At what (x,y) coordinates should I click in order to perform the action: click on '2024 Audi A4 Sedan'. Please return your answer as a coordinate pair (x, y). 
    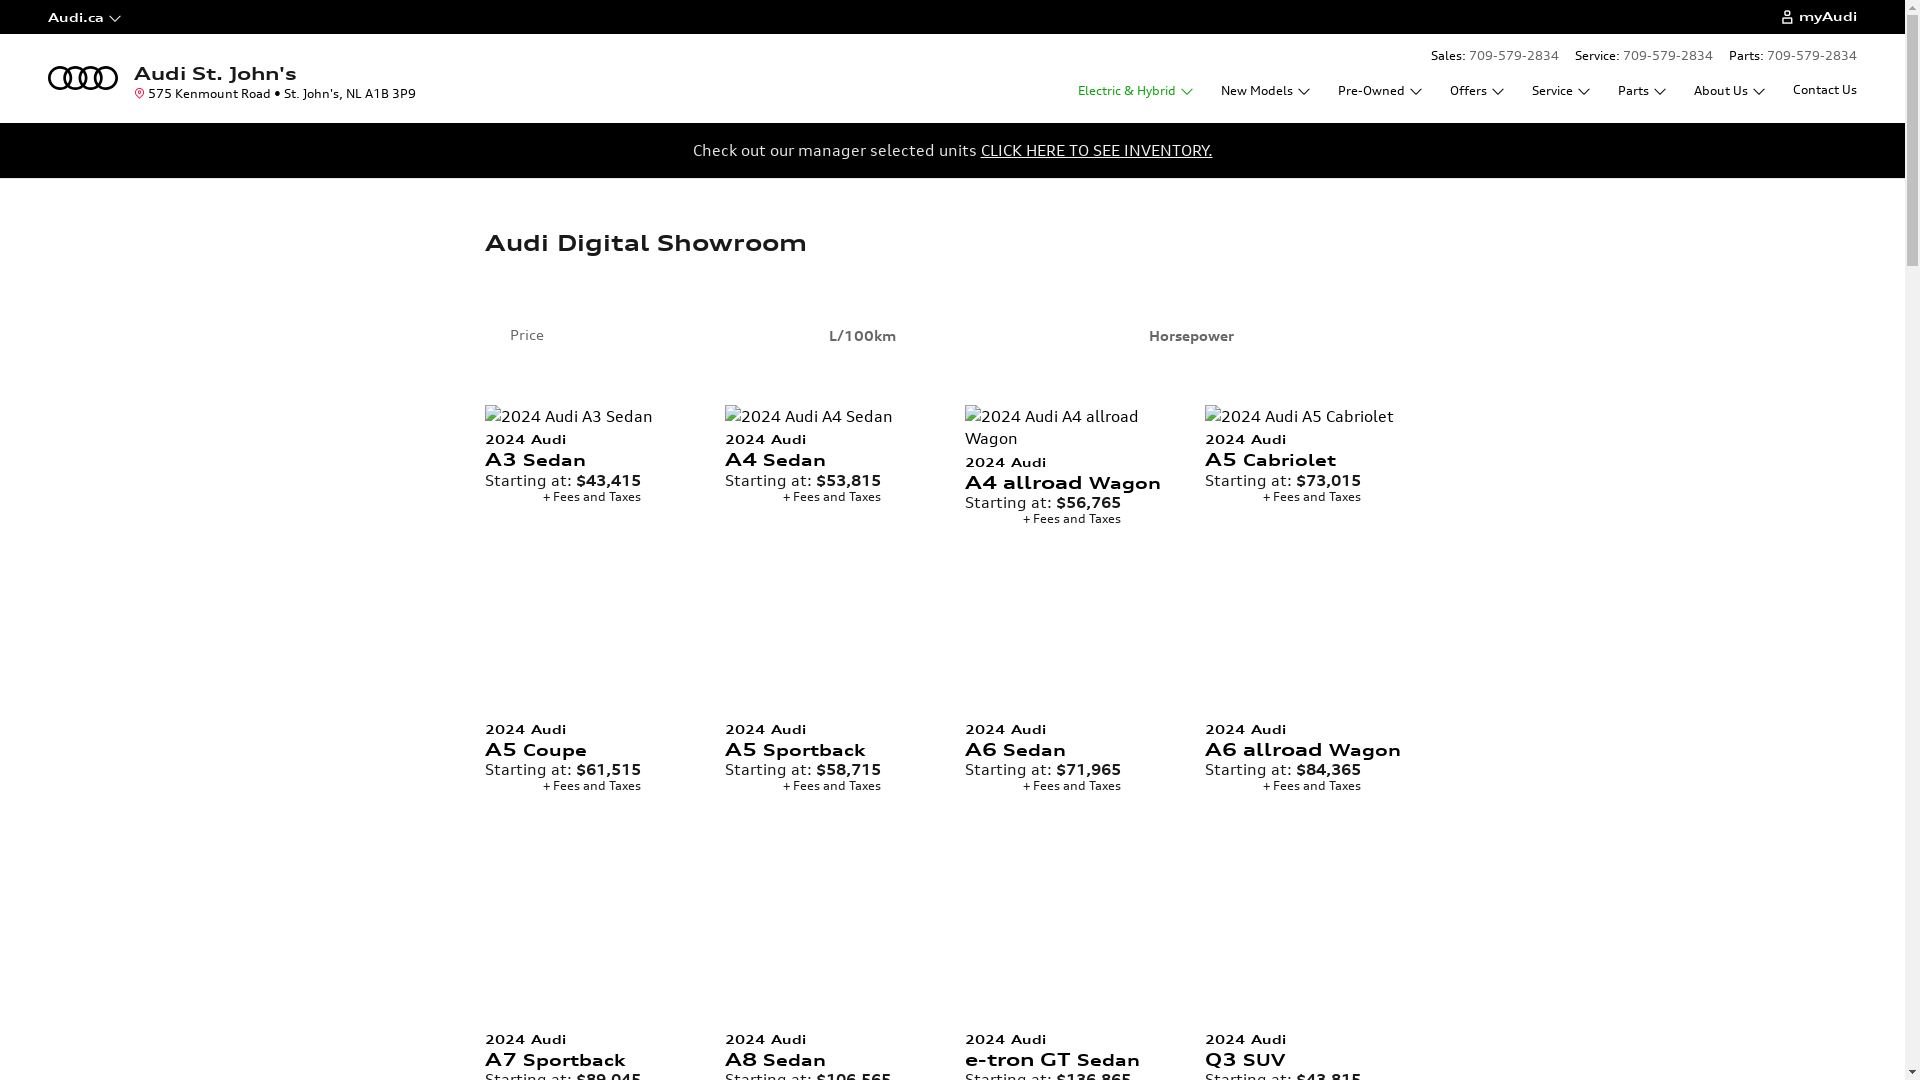
    Looking at the image, I should click on (822, 447).